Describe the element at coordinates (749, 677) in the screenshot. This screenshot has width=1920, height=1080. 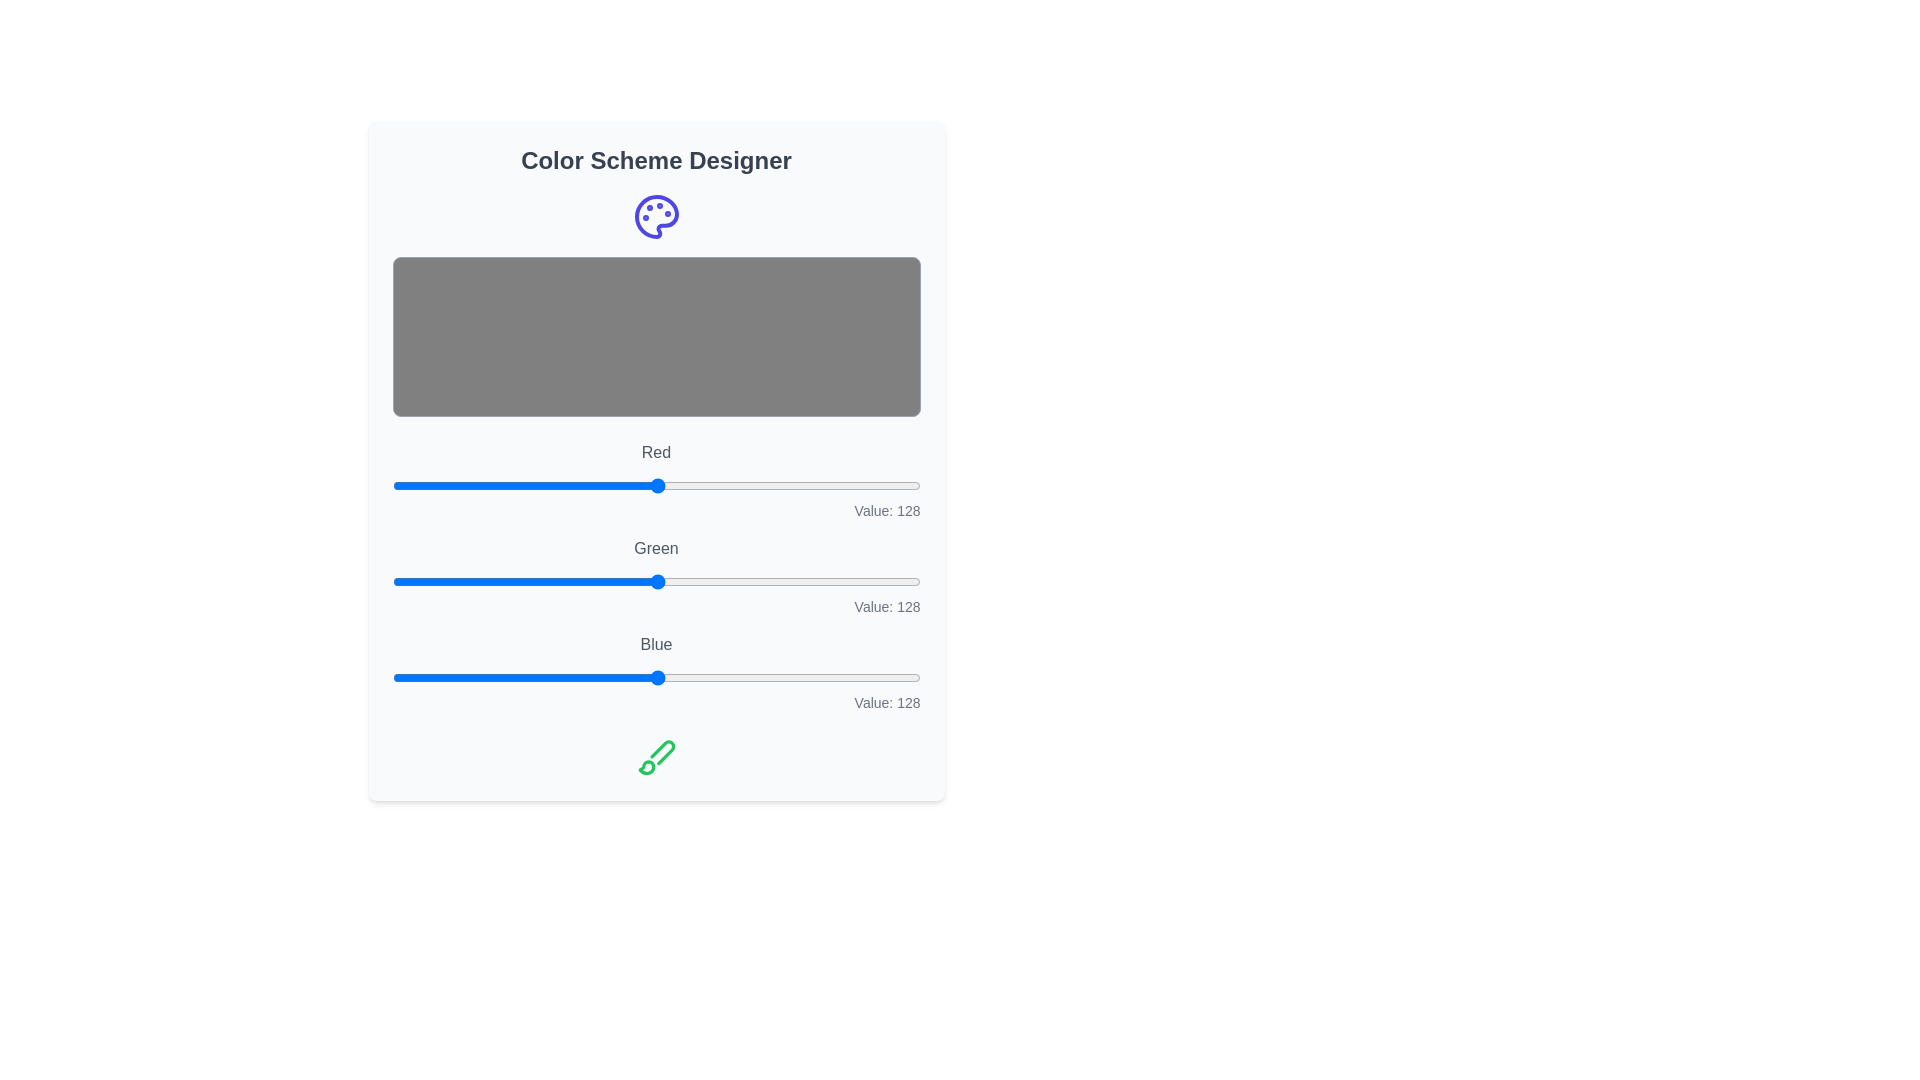
I see `the blue color value` at that location.